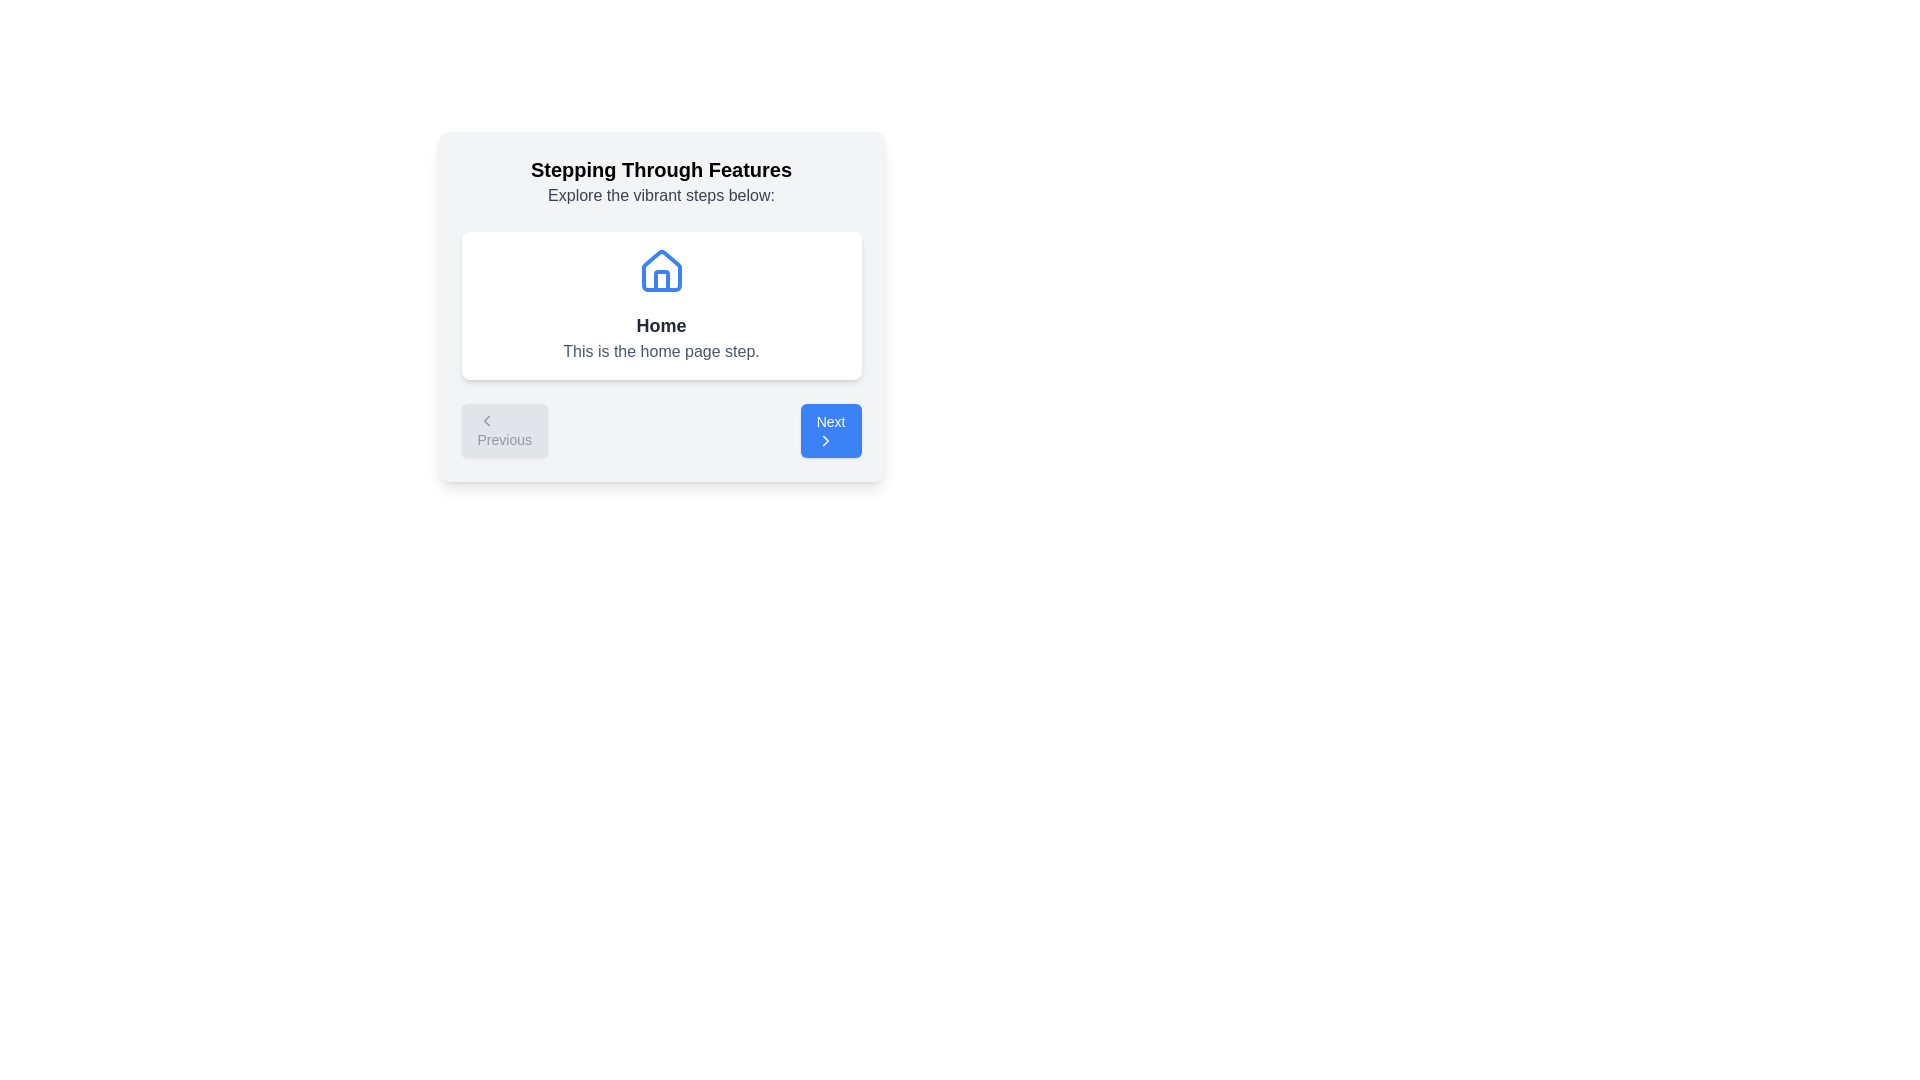  Describe the element at coordinates (504, 430) in the screenshot. I see `the 'Previous' button, which has a gray background, rounded corners, and a left-pointing chevron icon indicating its inactive state` at that location.